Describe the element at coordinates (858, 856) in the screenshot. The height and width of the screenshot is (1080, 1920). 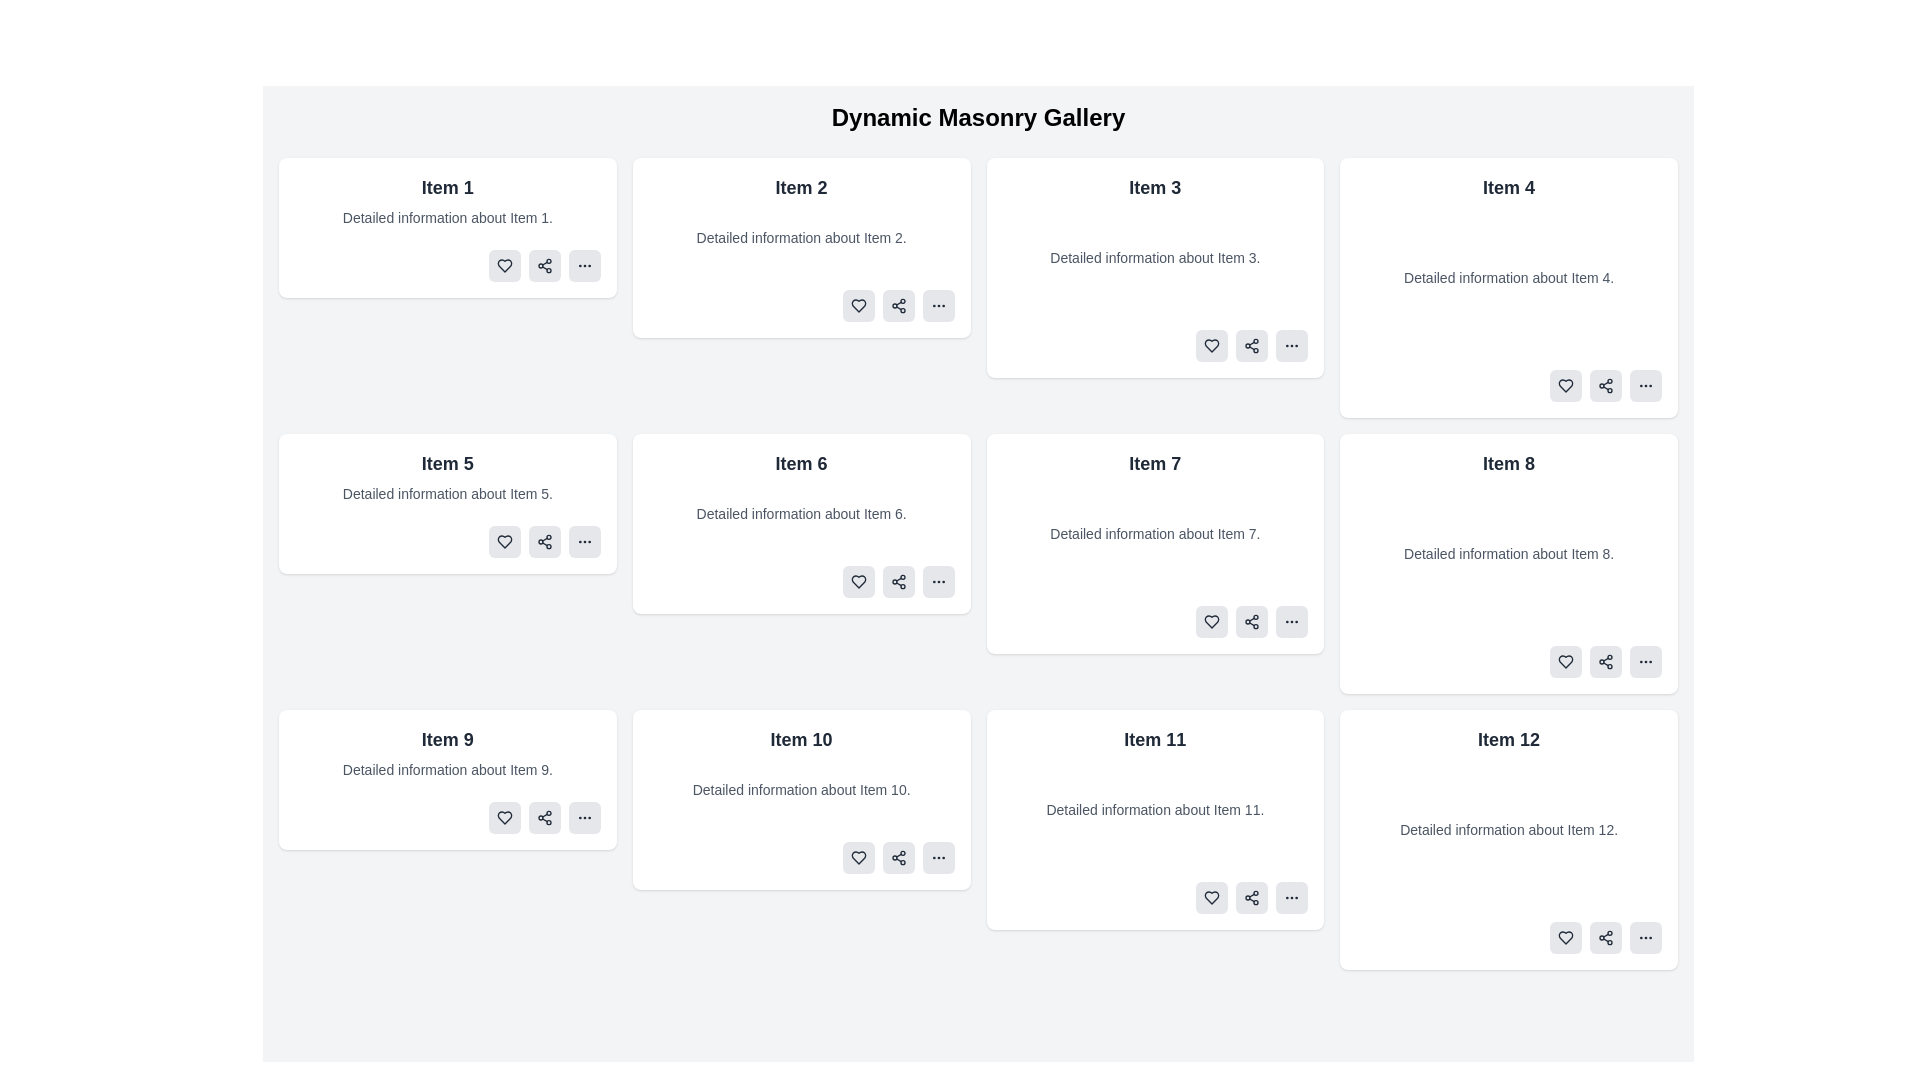
I see `the heart button located in the bottom-left section of the card for 'Item 10' to like this item` at that location.